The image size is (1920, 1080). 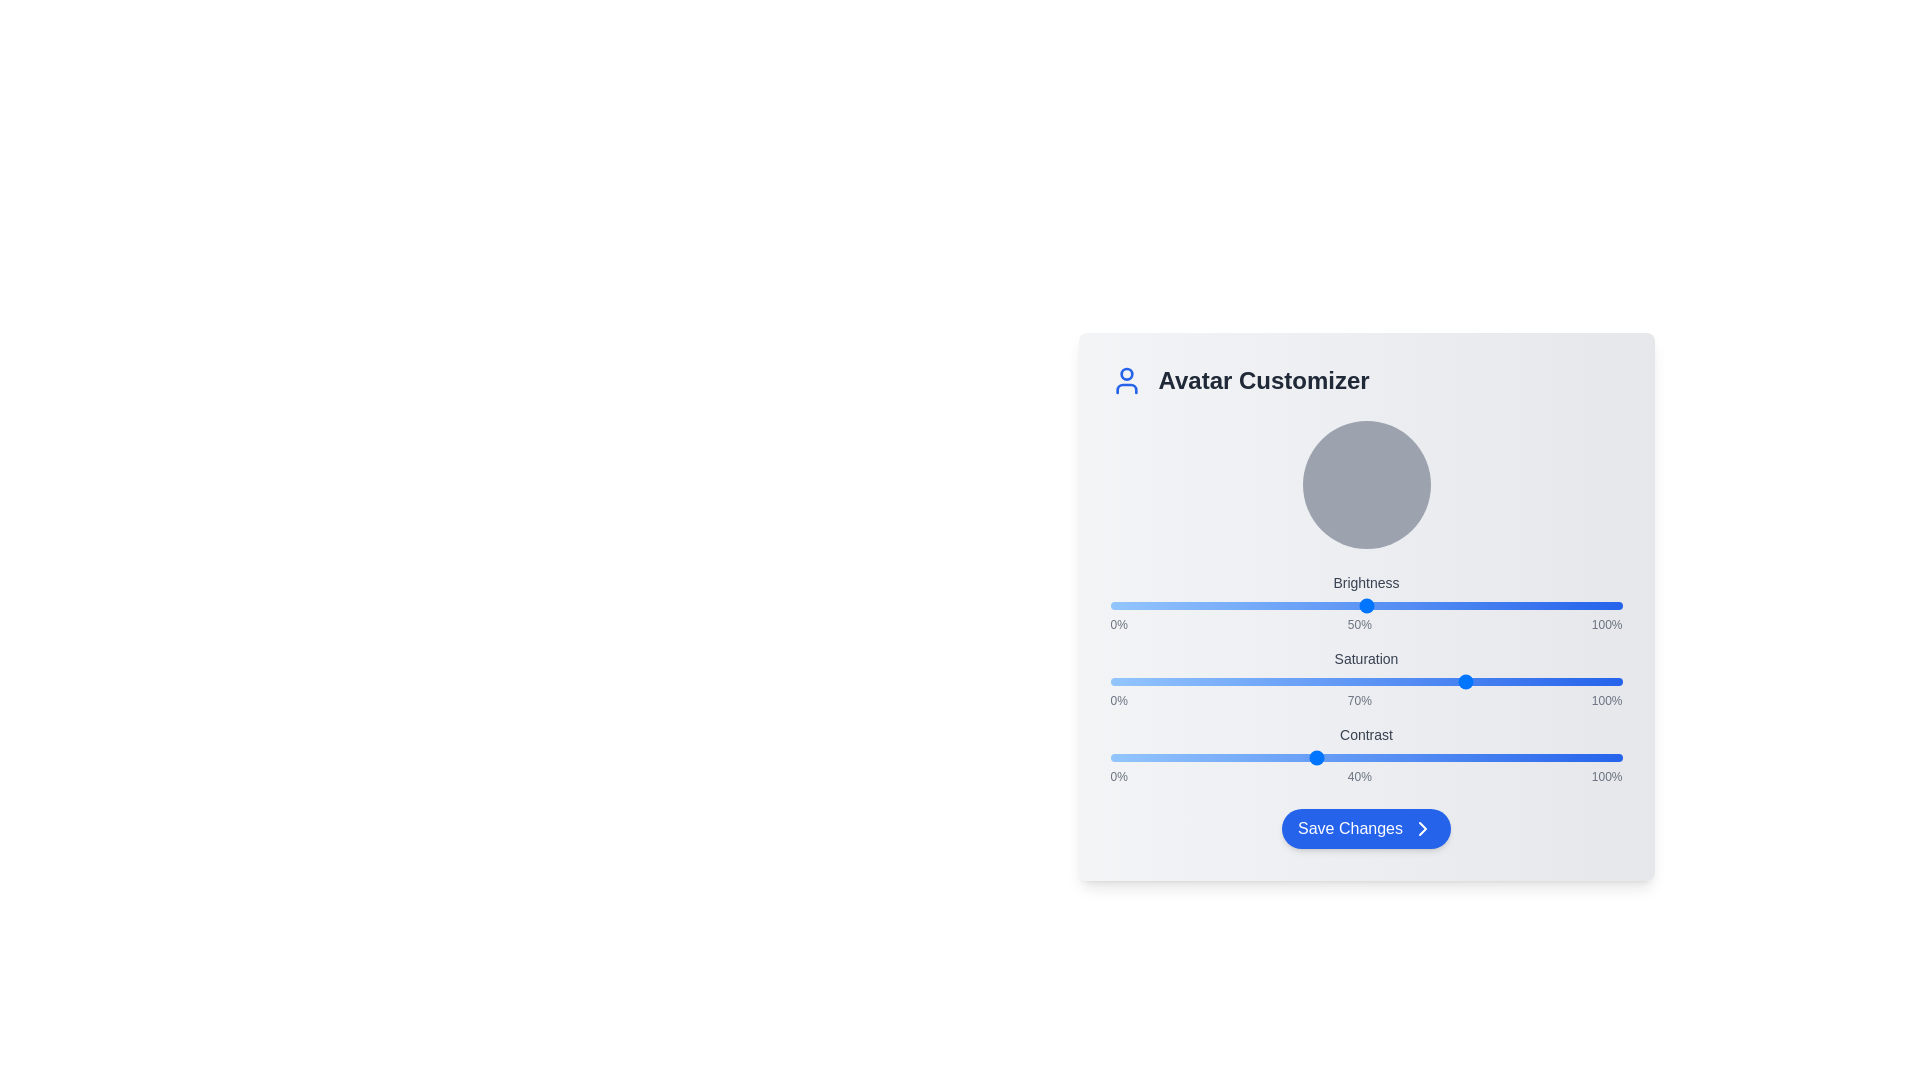 What do you see at coordinates (1166, 604) in the screenshot?
I see `the Brightness slider to 11%` at bounding box center [1166, 604].